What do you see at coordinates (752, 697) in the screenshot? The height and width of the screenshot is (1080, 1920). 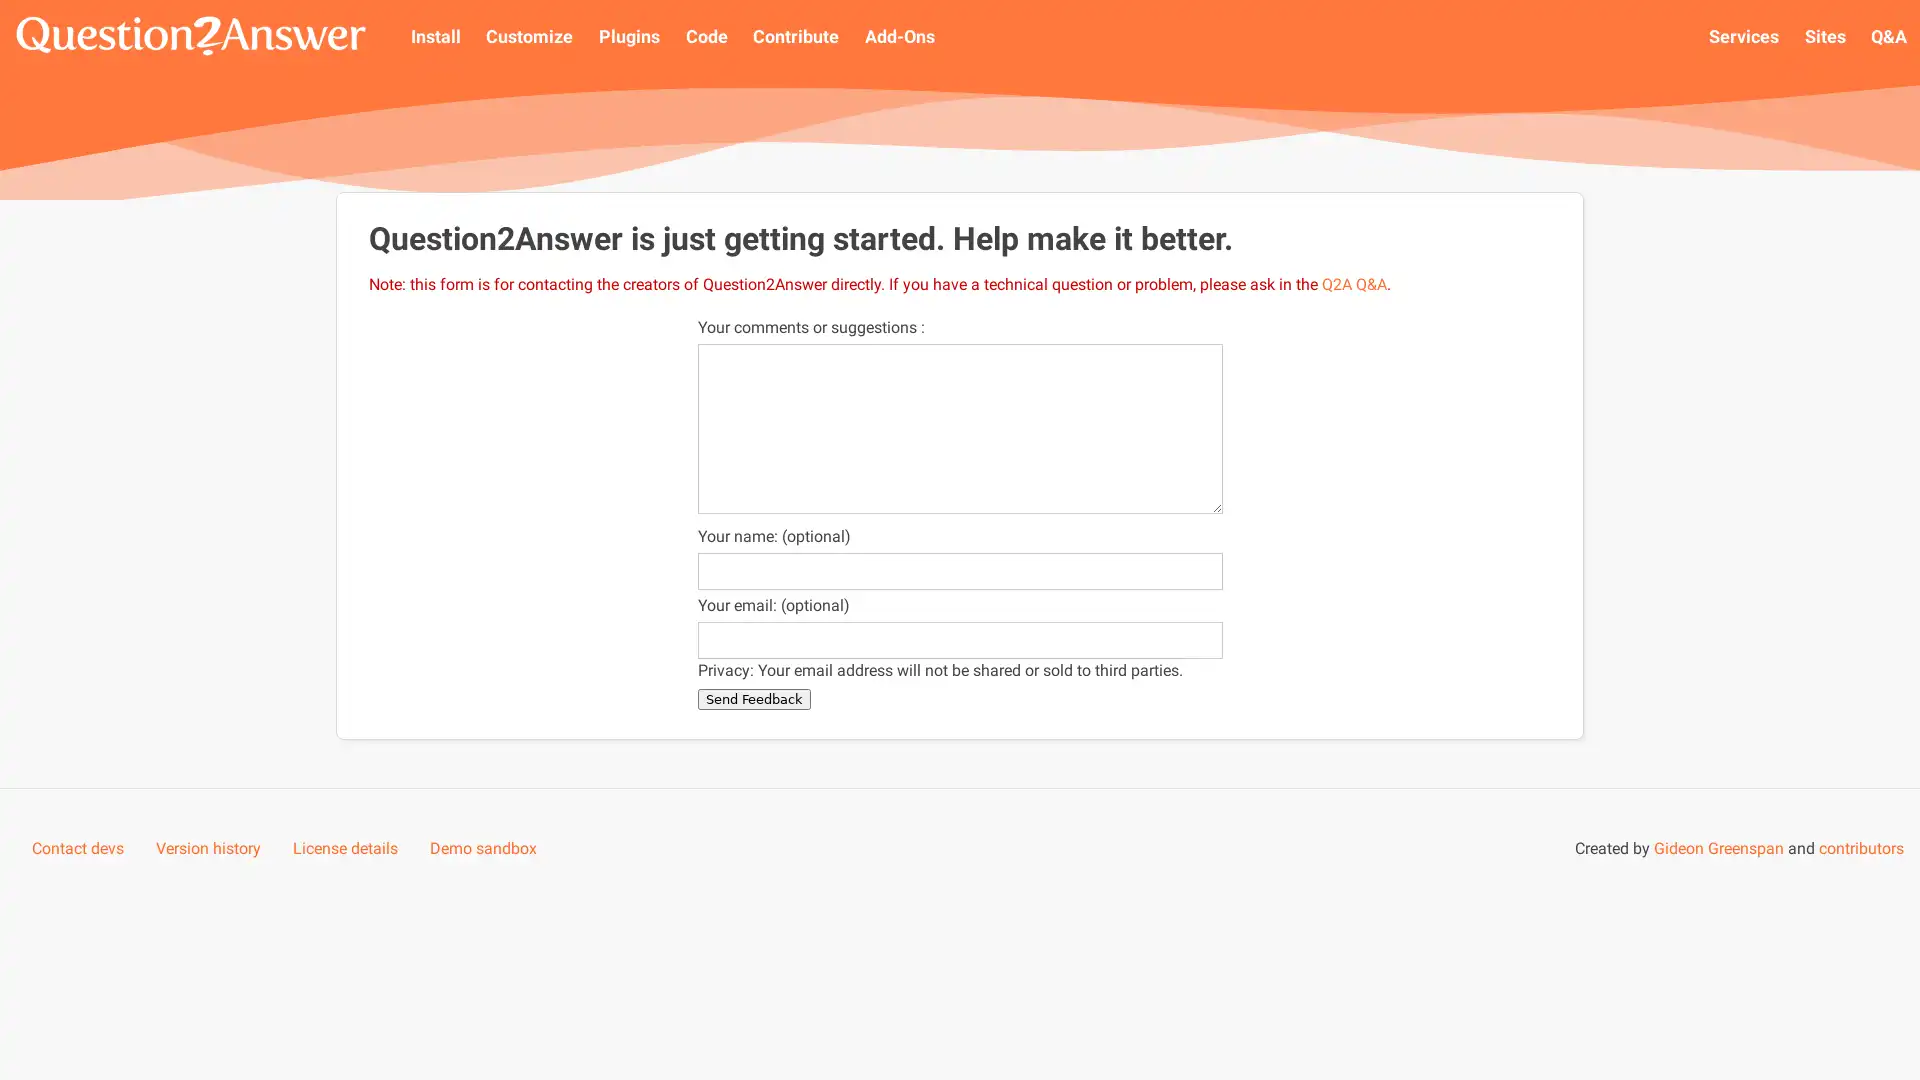 I see `Send Feedback` at bounding box center [752, 697].